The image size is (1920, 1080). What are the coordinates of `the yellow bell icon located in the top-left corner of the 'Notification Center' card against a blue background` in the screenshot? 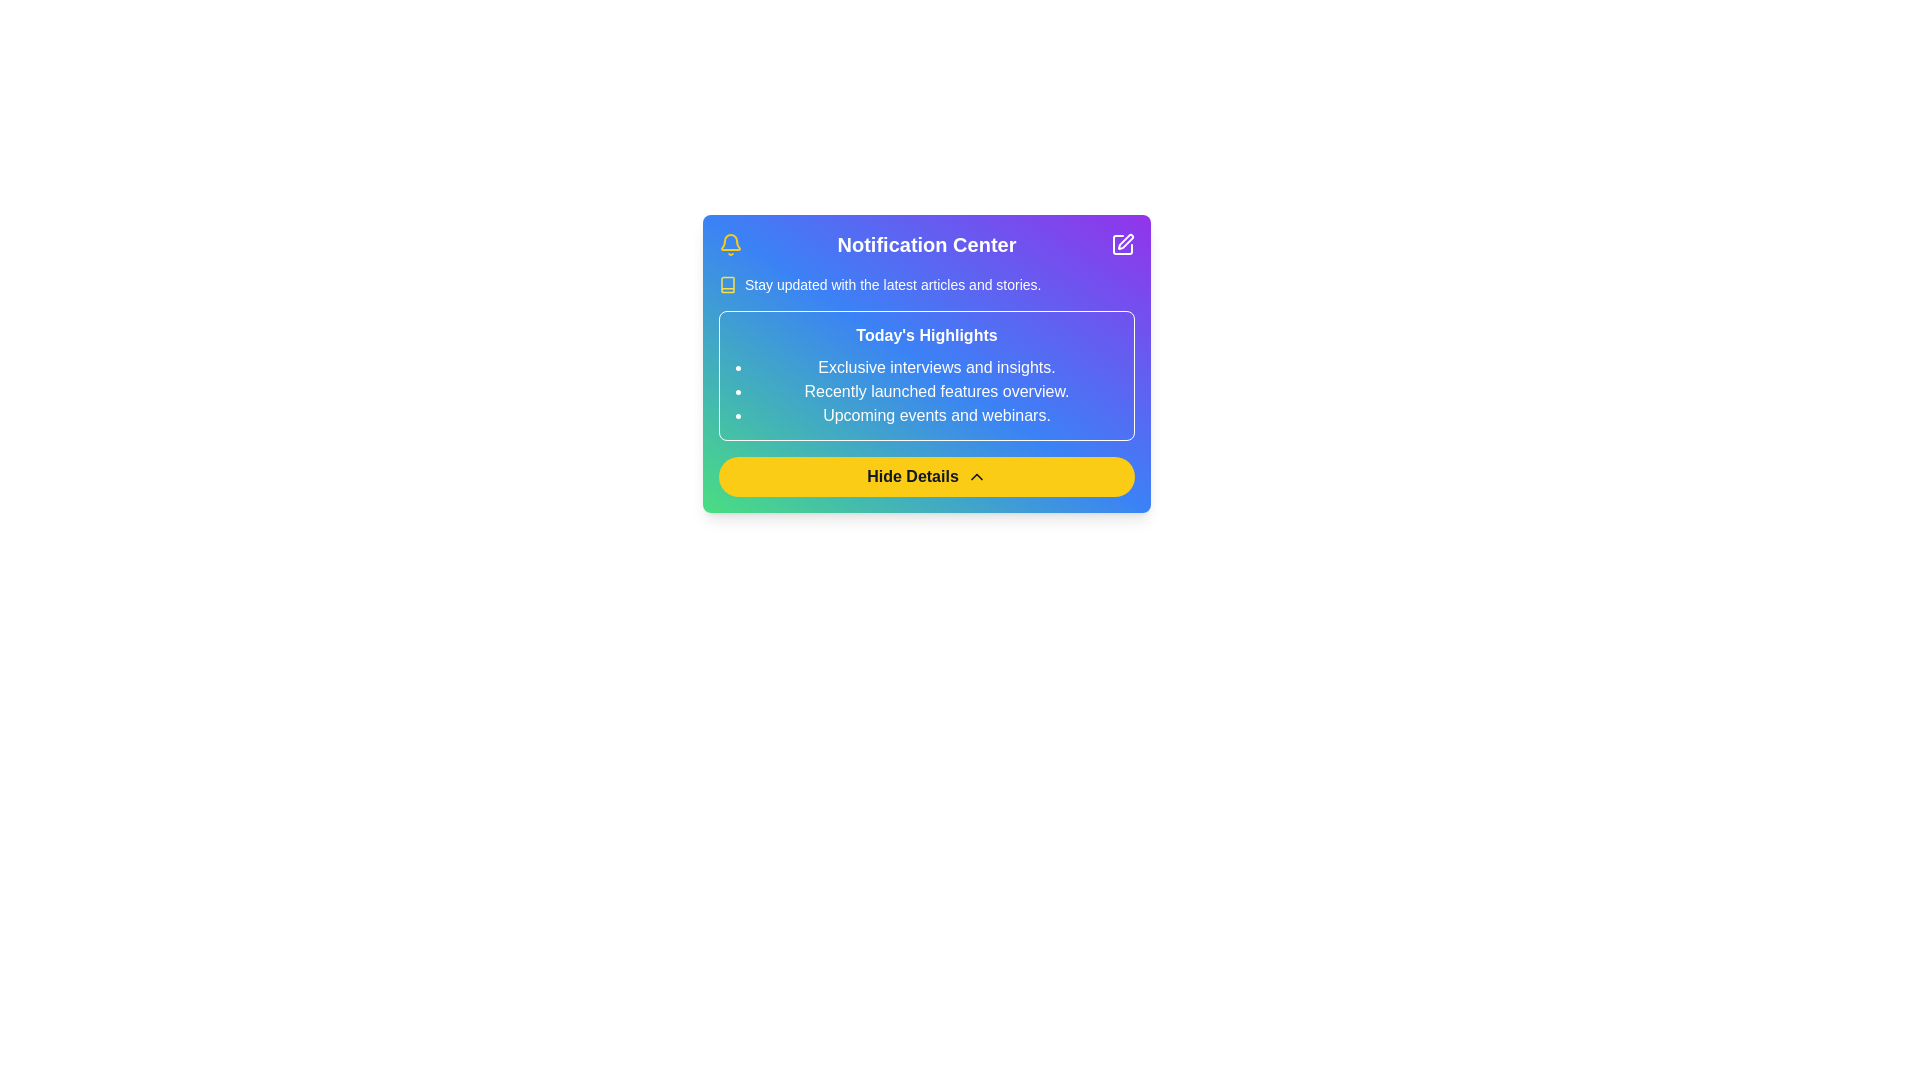 It's located at (729, 244).